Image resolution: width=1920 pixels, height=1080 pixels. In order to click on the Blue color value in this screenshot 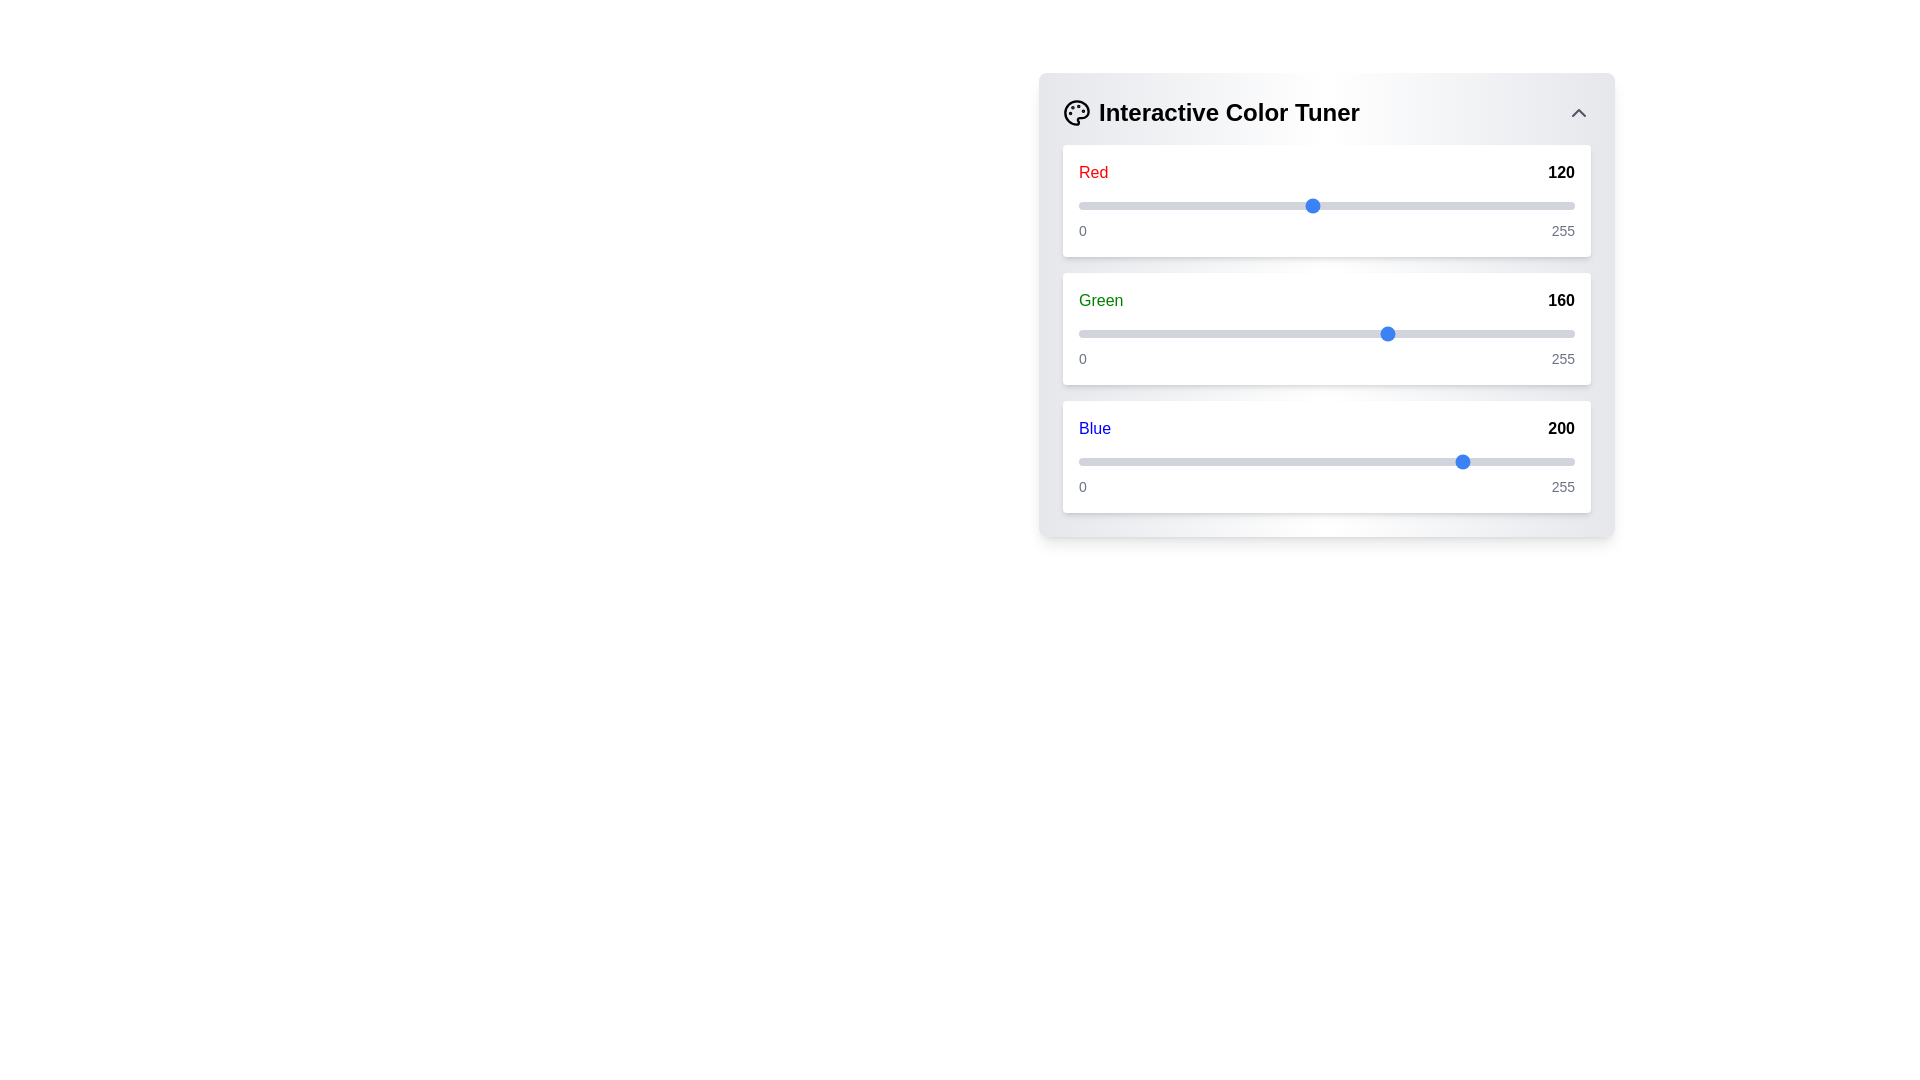, I will do `click(1529, 462)`.